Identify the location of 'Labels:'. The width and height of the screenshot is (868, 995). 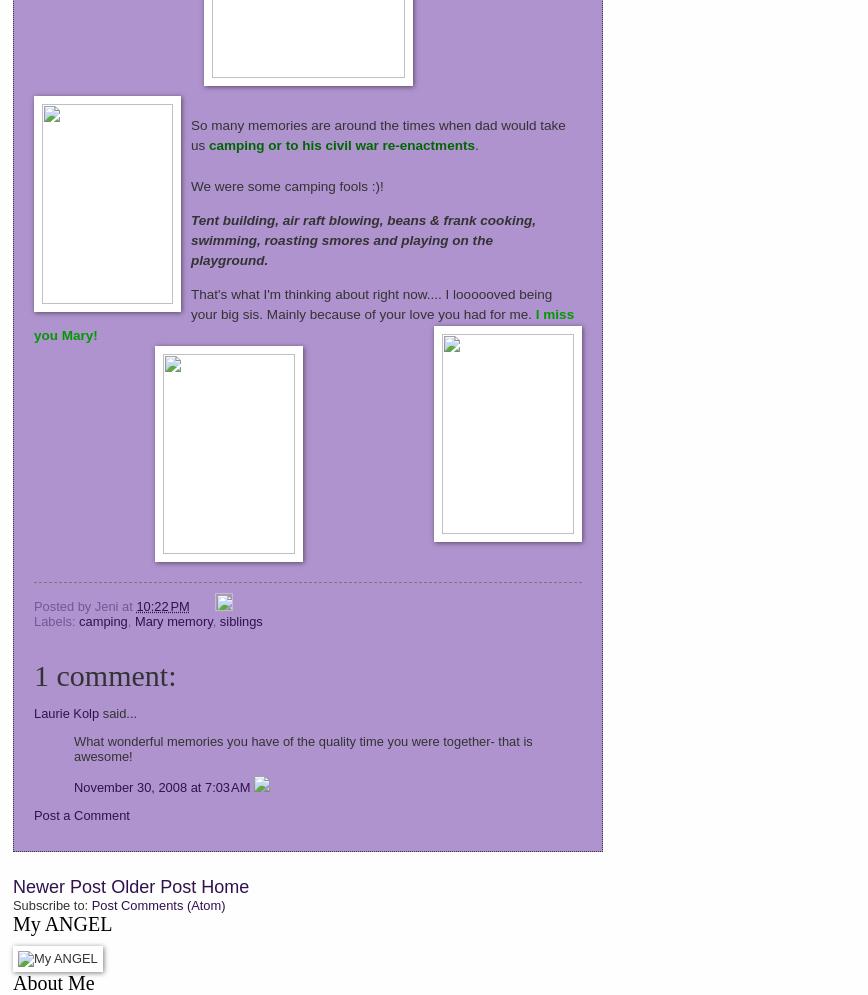
(34, 620).